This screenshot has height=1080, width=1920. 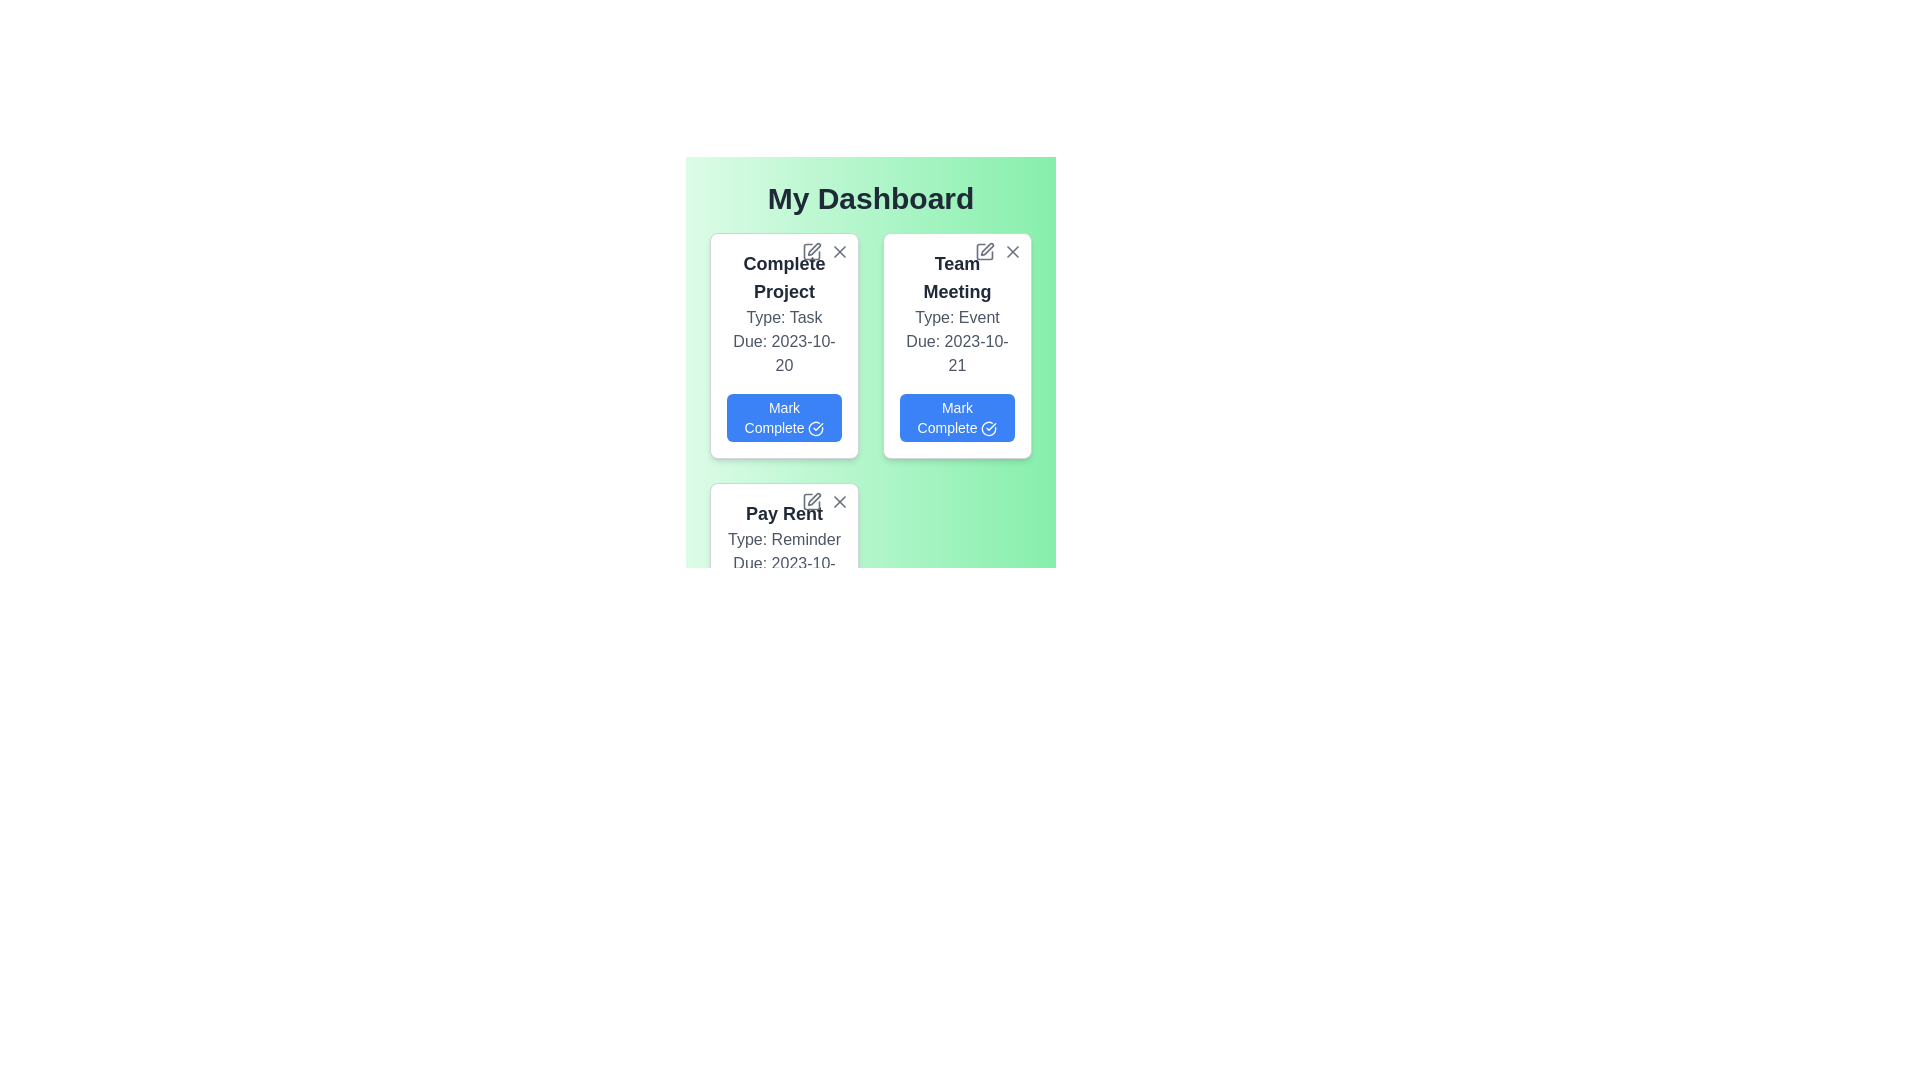 What do you see at coordinates (816, 428) in the screenshot?
I see `the circular checkmark icon inside the 'Mark Complete' button located at the bottom-right corner of the button in the 'Complete Project' task card` at bounding box center [816, 428].